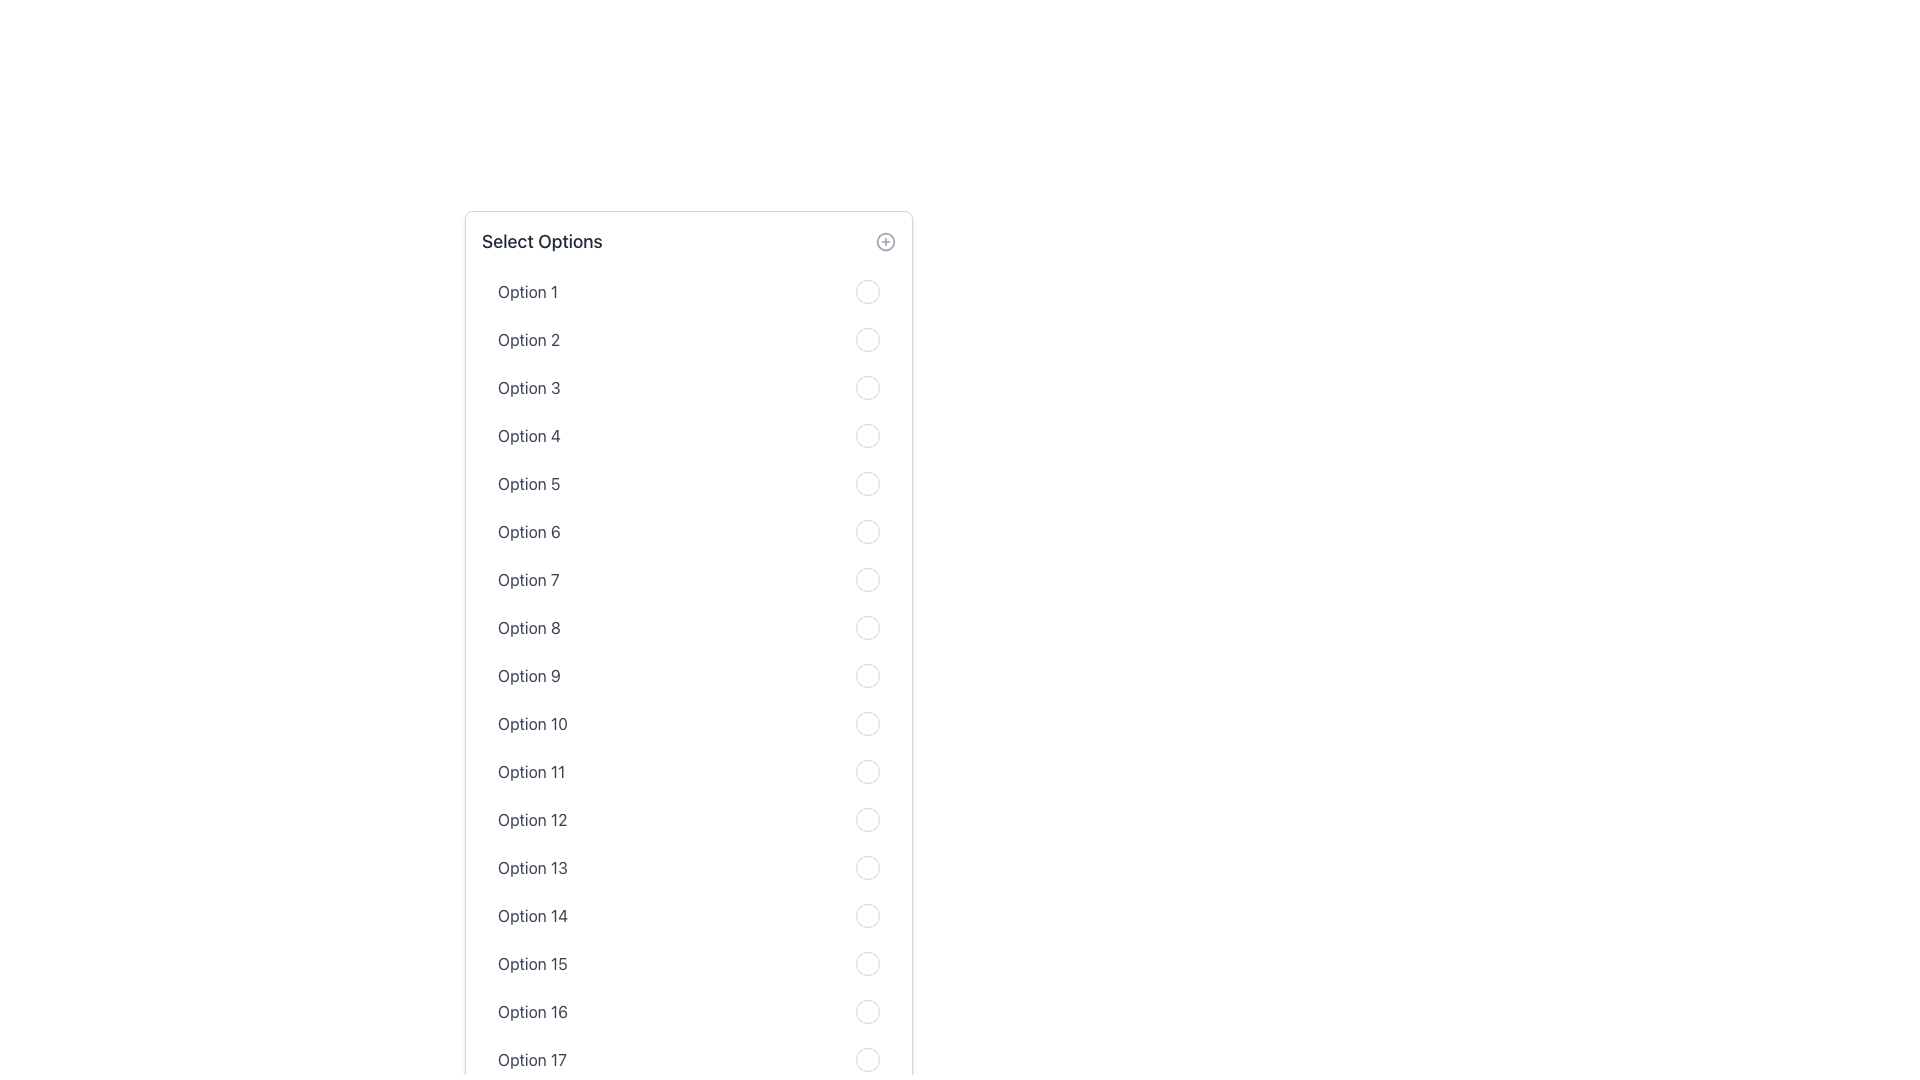  What do you see at coordinates (532, 820) in the screenshot?
I see `the text label displaying 'Option 12', which is styled in gray and located in the 12th position of a vertical list of options` at bounding box center [532, 820].